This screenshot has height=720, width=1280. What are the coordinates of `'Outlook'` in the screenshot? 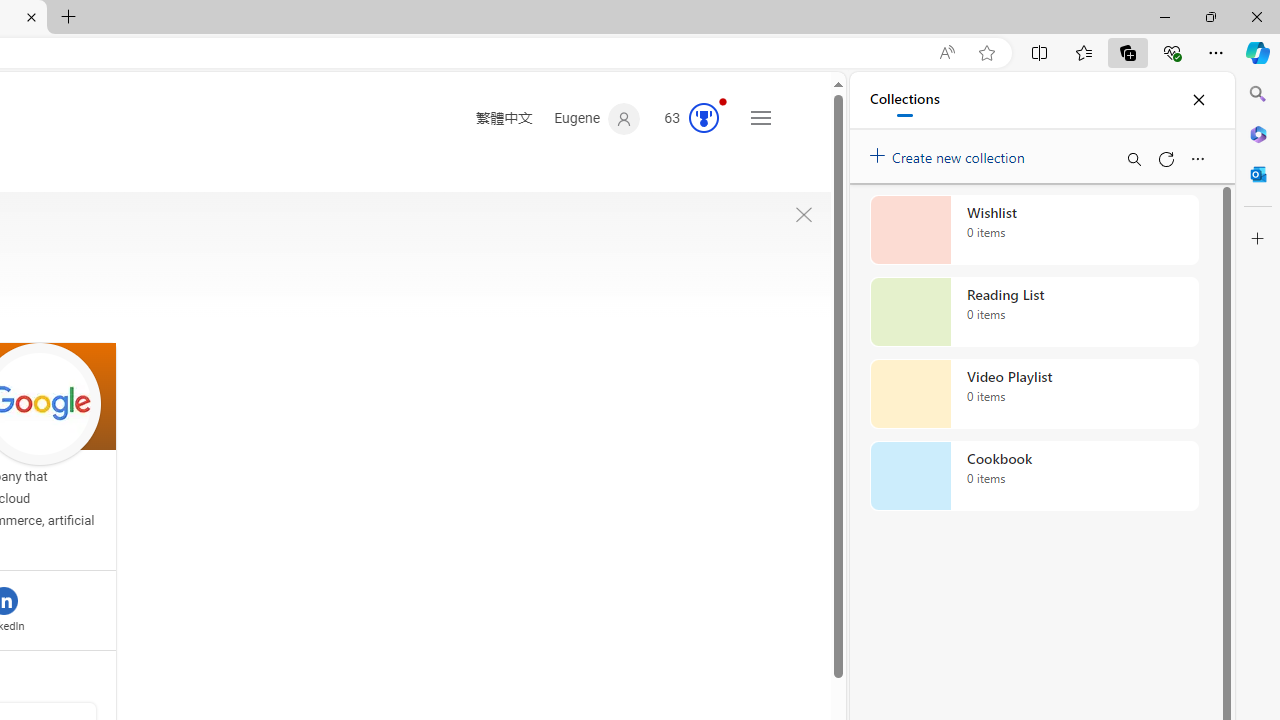 It's located at (1257, 173).